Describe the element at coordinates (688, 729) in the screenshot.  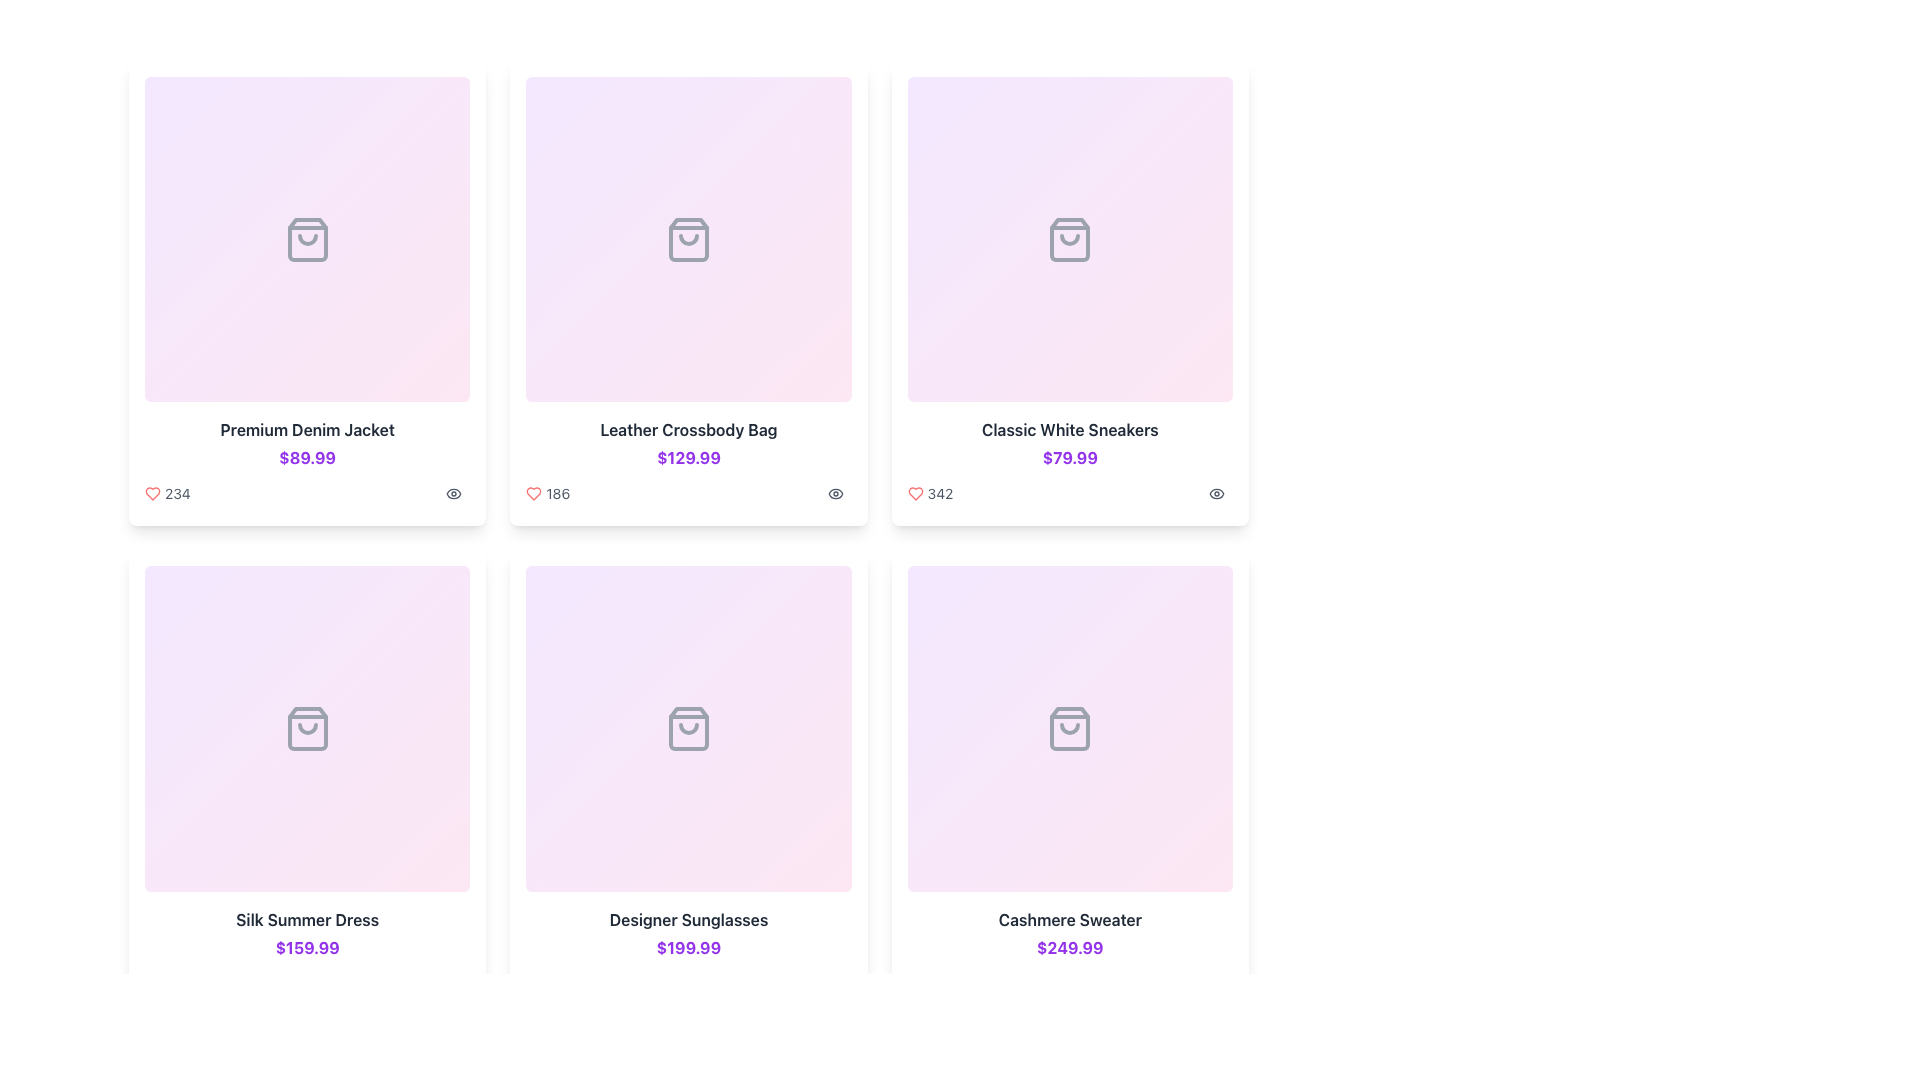
I see `the shopping bag icon located in the 'Designer Sunglasses' card` at that location.